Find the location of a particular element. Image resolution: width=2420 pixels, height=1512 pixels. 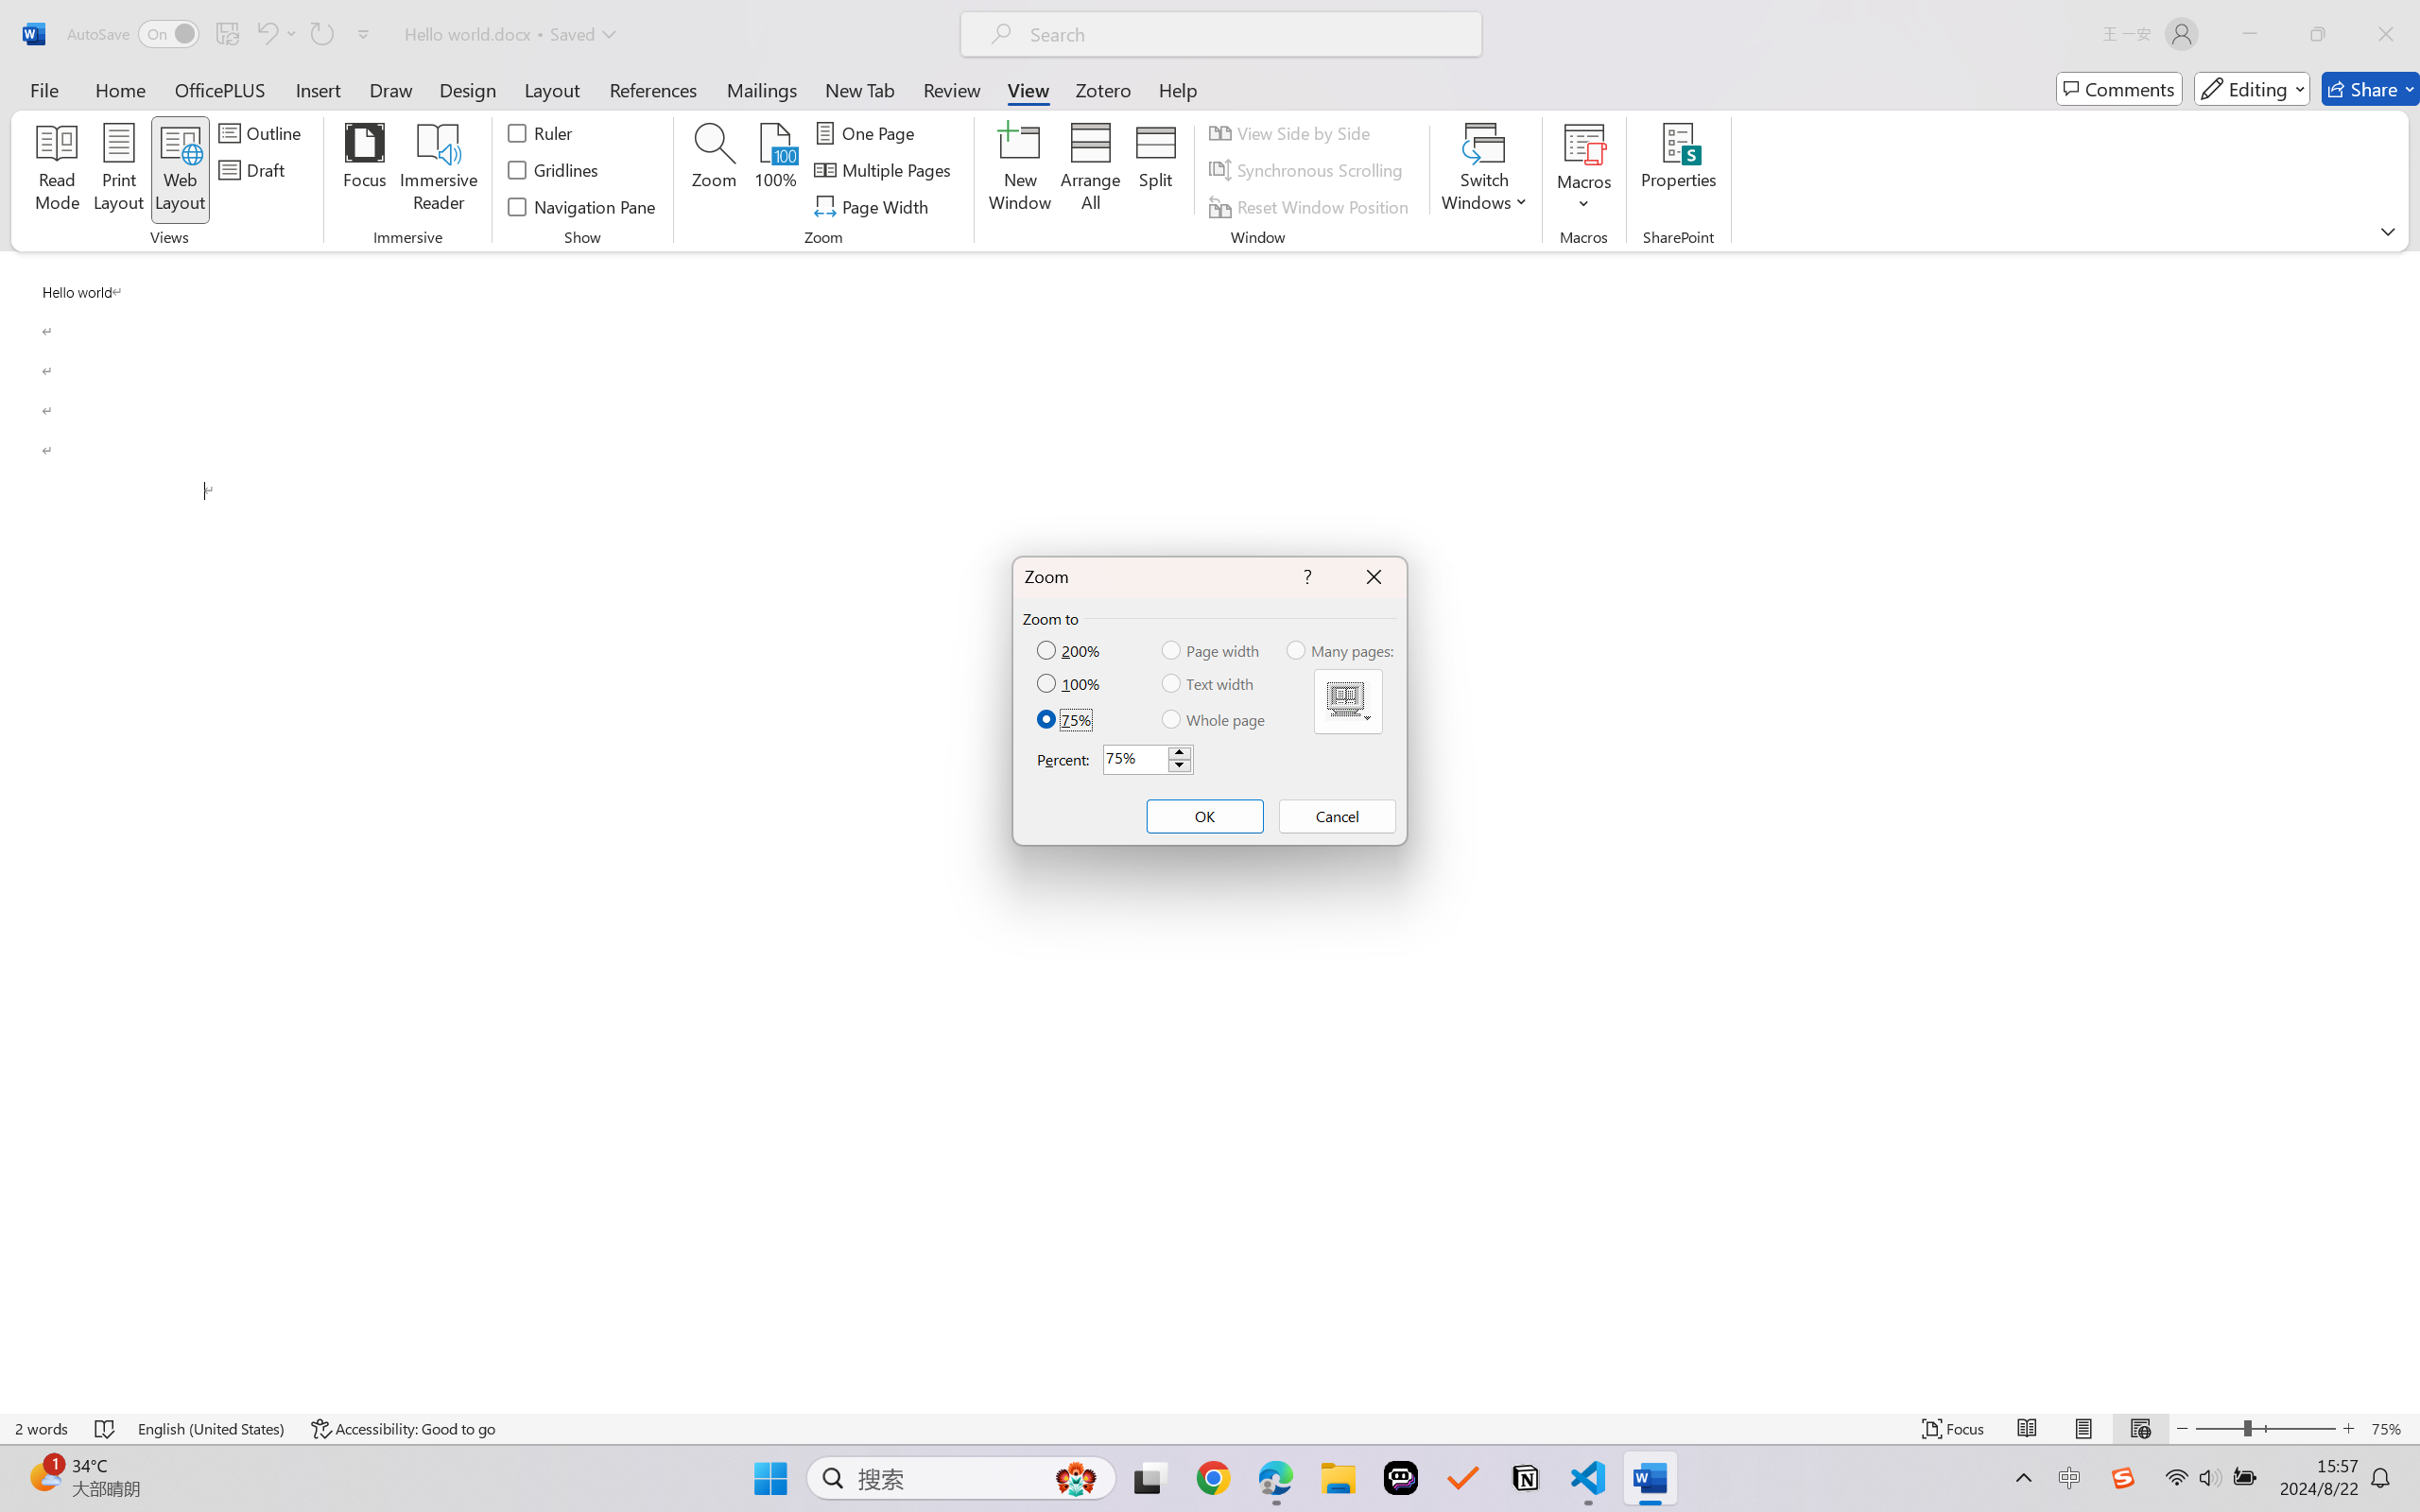

'Insert' is located at coordinates (317, 88).